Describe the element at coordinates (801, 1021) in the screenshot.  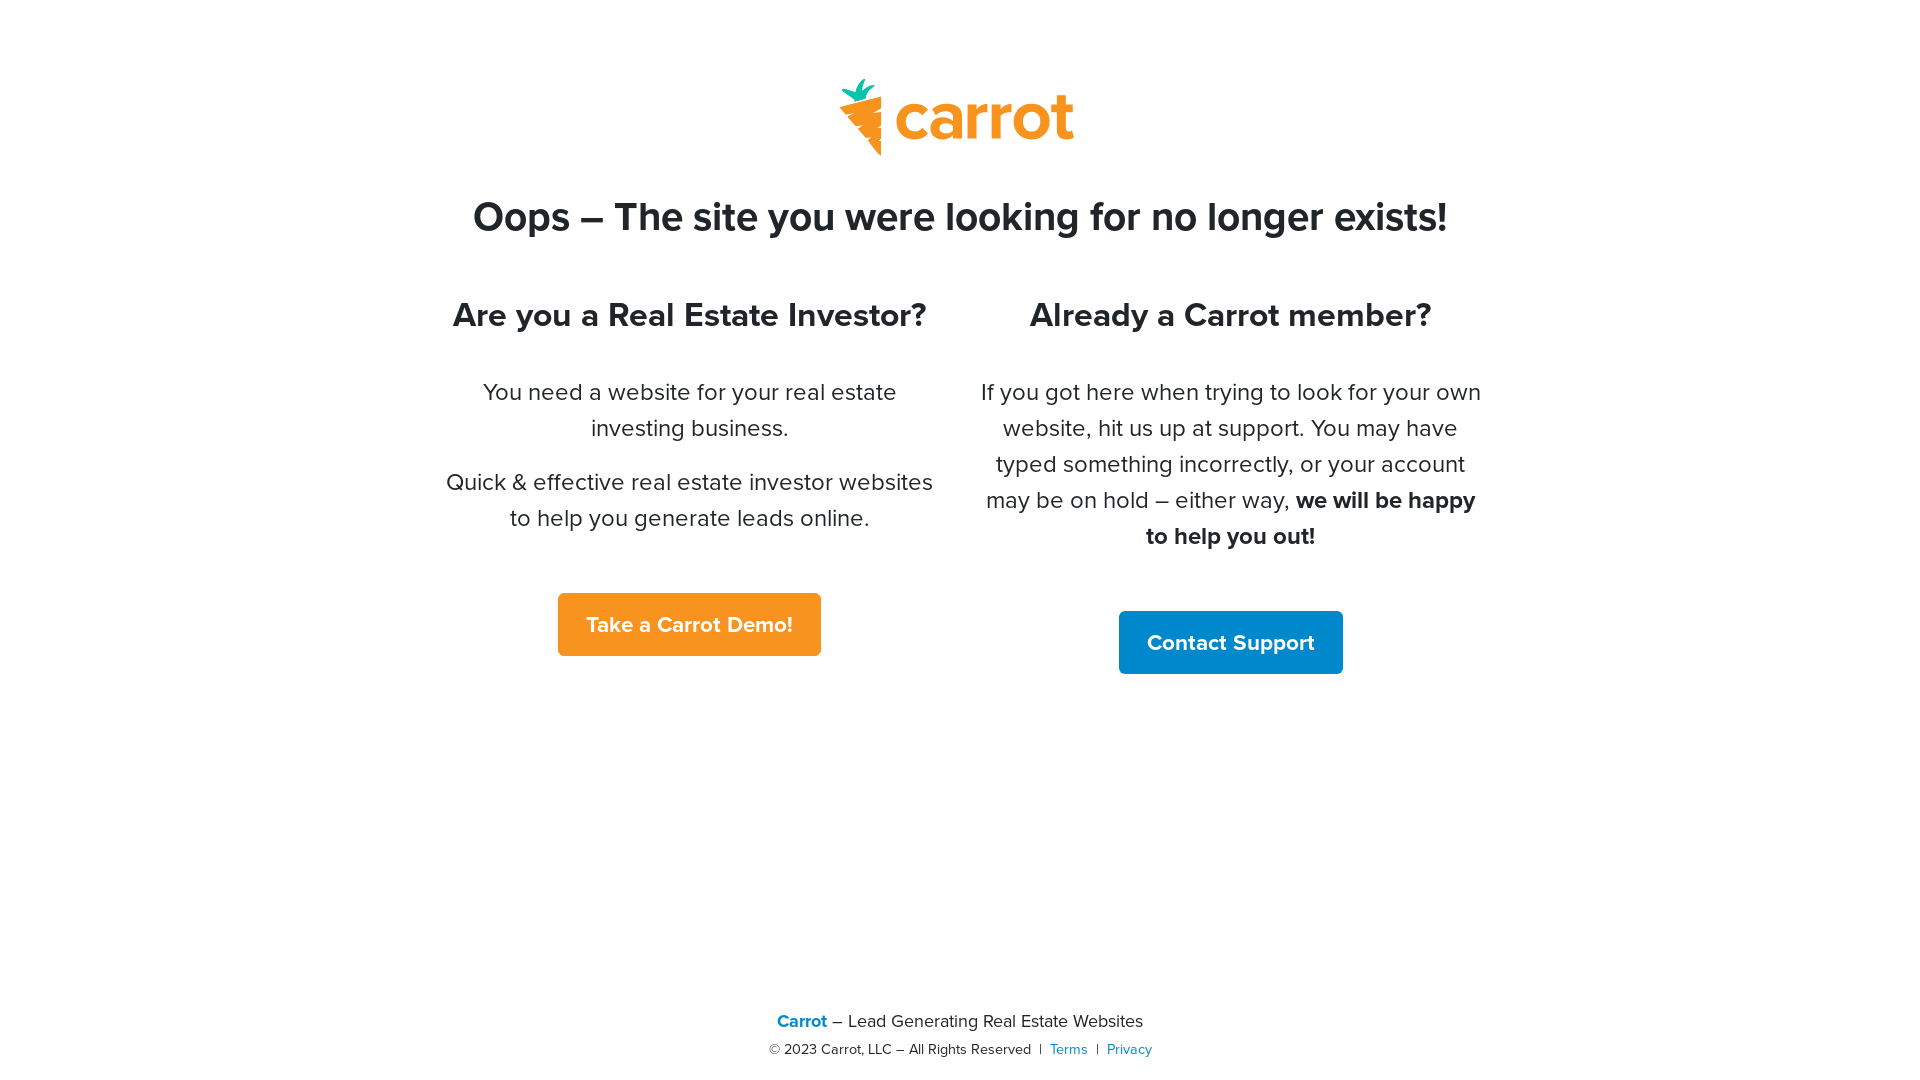
I see `'Carrot'` at that location.